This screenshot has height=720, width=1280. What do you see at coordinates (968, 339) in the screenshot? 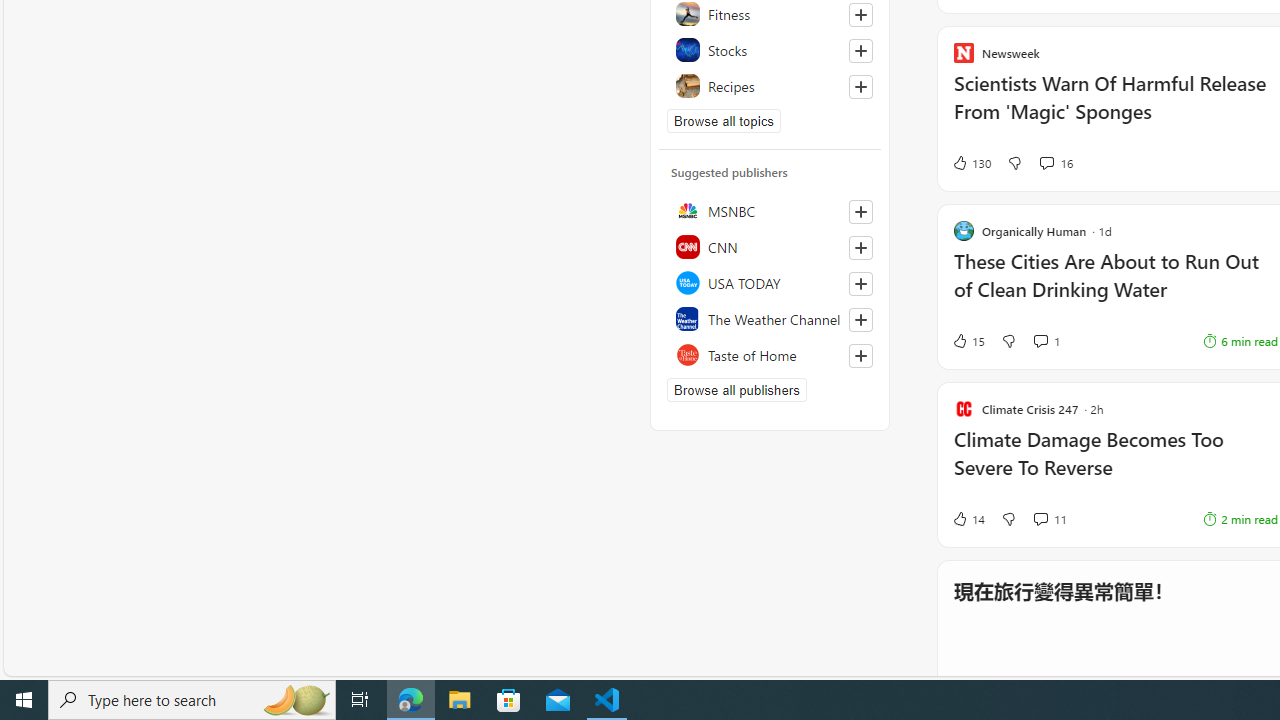
I see `'15 Like'` at bounding box center [968, 339].